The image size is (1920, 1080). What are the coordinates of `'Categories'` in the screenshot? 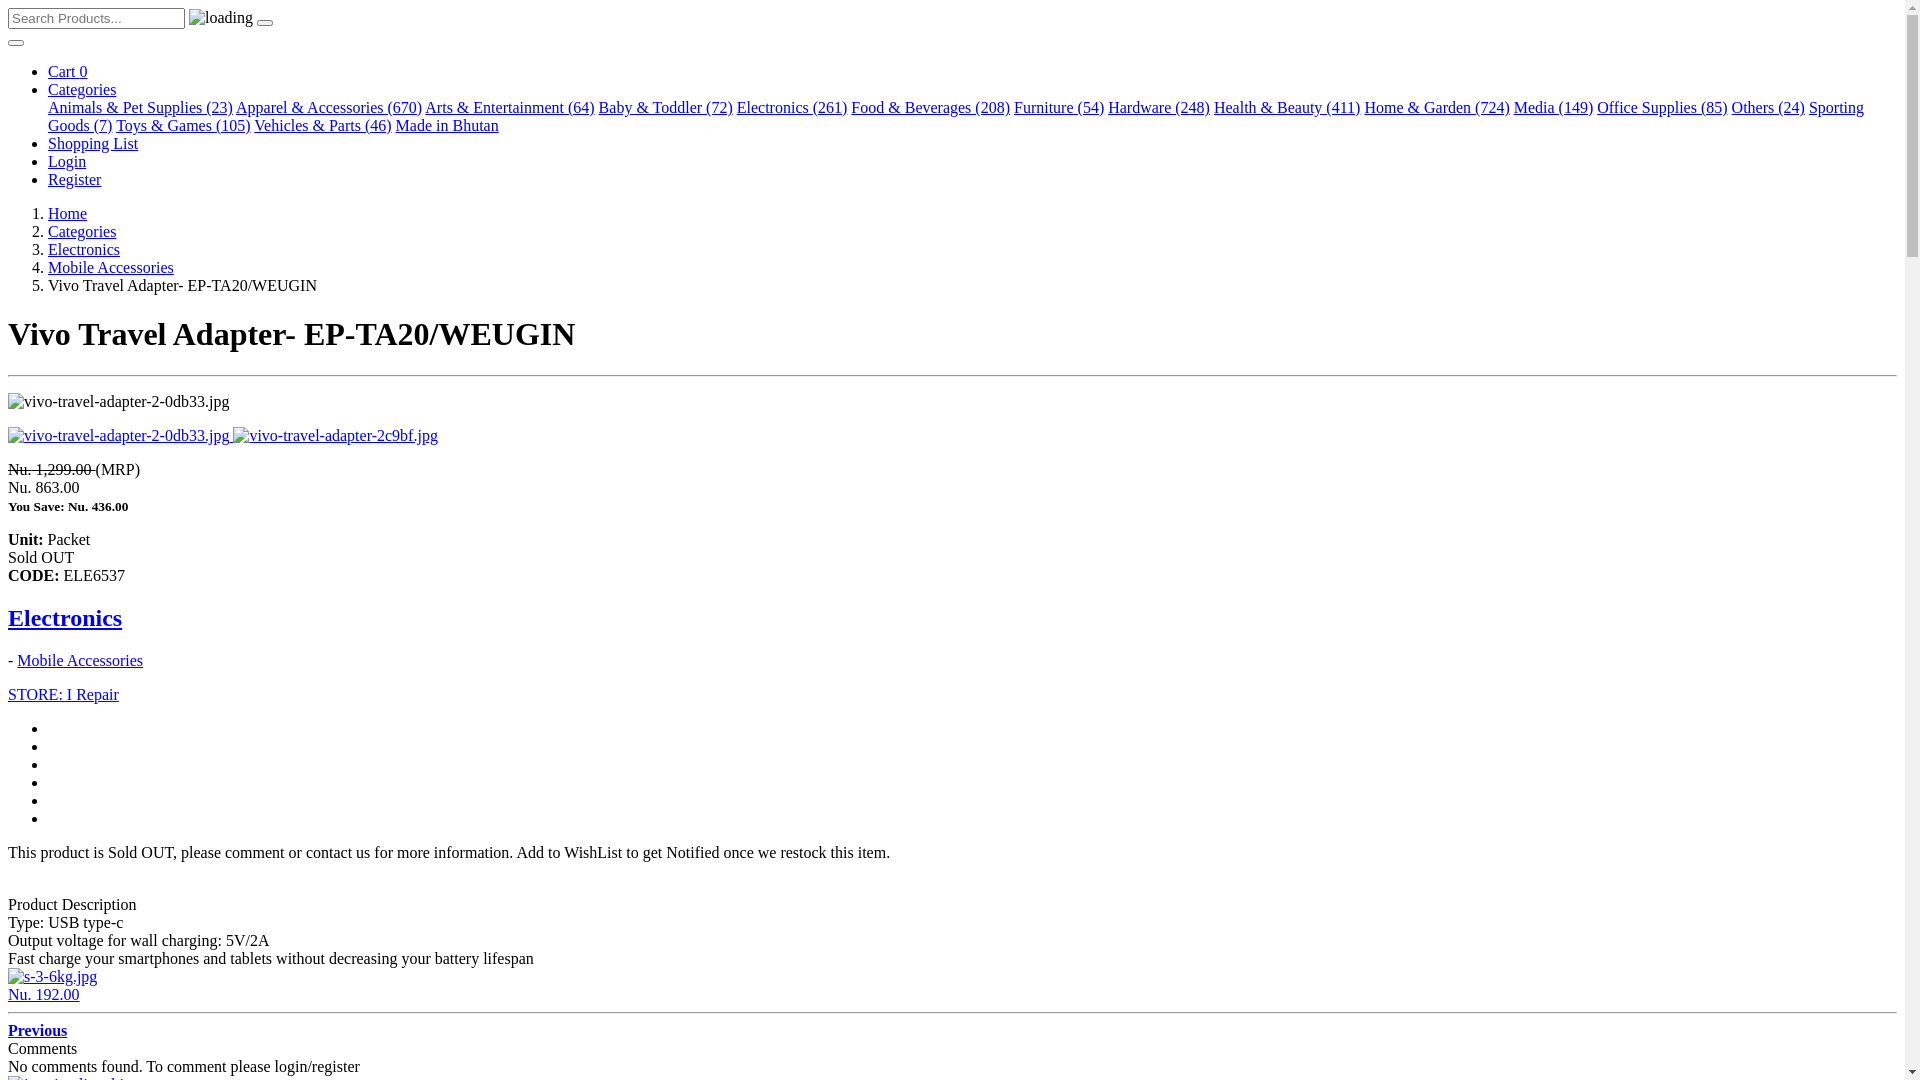 It's located at (80, 88).